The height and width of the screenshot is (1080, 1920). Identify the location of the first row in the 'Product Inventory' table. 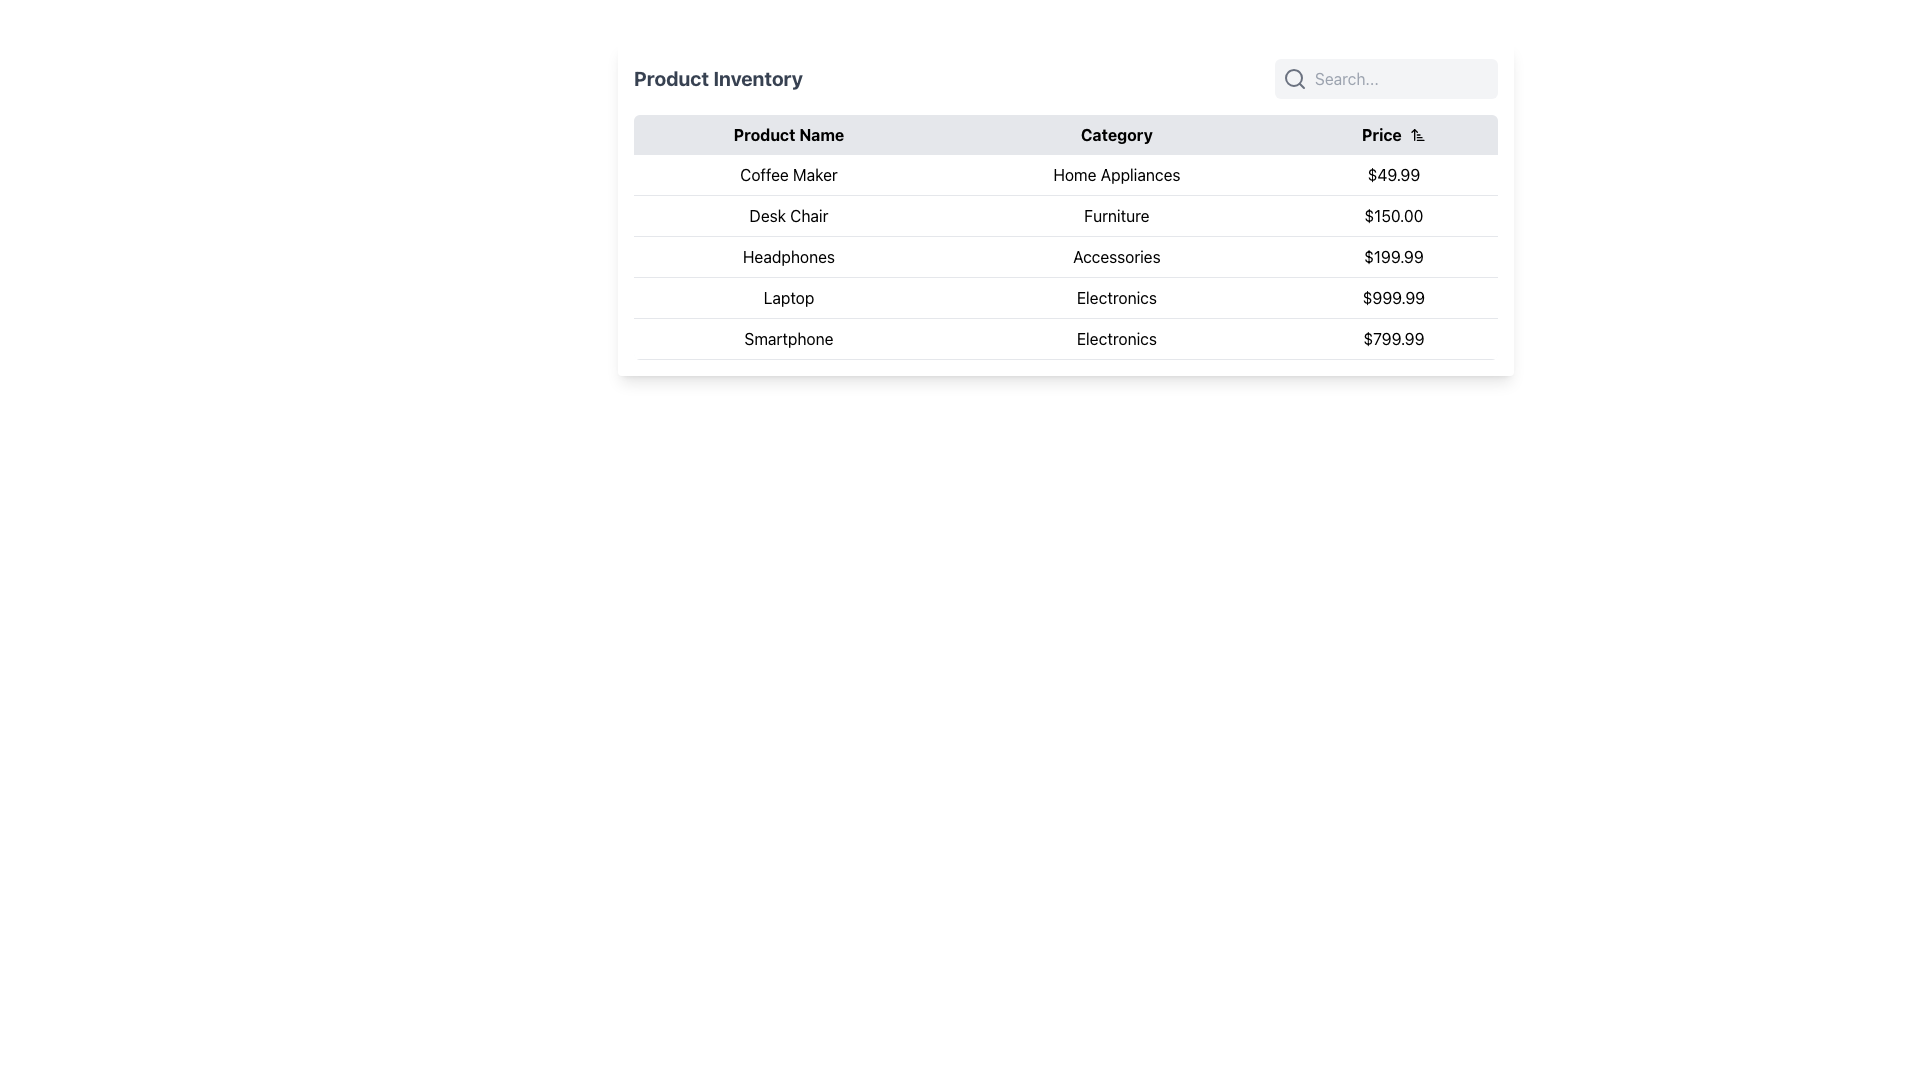
(1064, 173).